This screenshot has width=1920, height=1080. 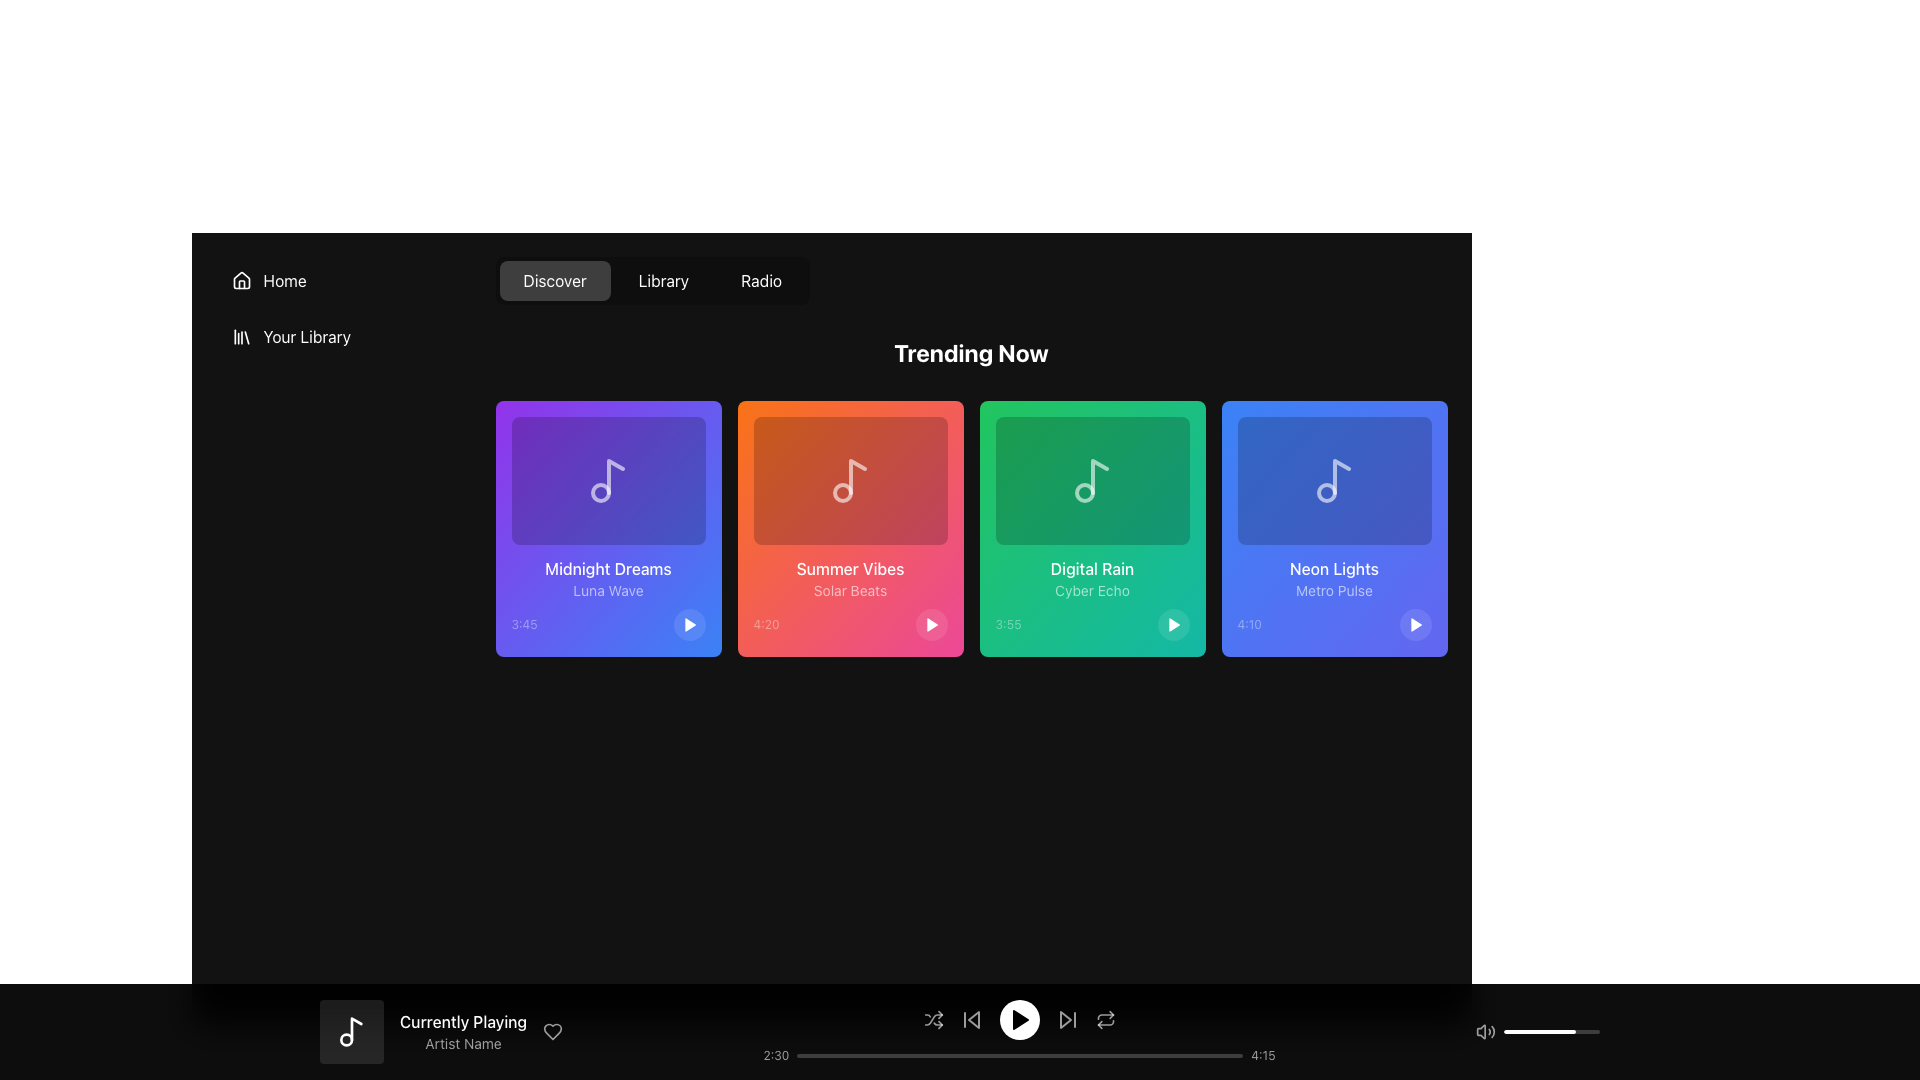 I want to click on the text label displaying '4:10' located in the bottom left corner of the blue card labeled 'Neon Lights' by 'Metro Pulse' in the 'Trending Now' section, so click(x=1248, y=623).